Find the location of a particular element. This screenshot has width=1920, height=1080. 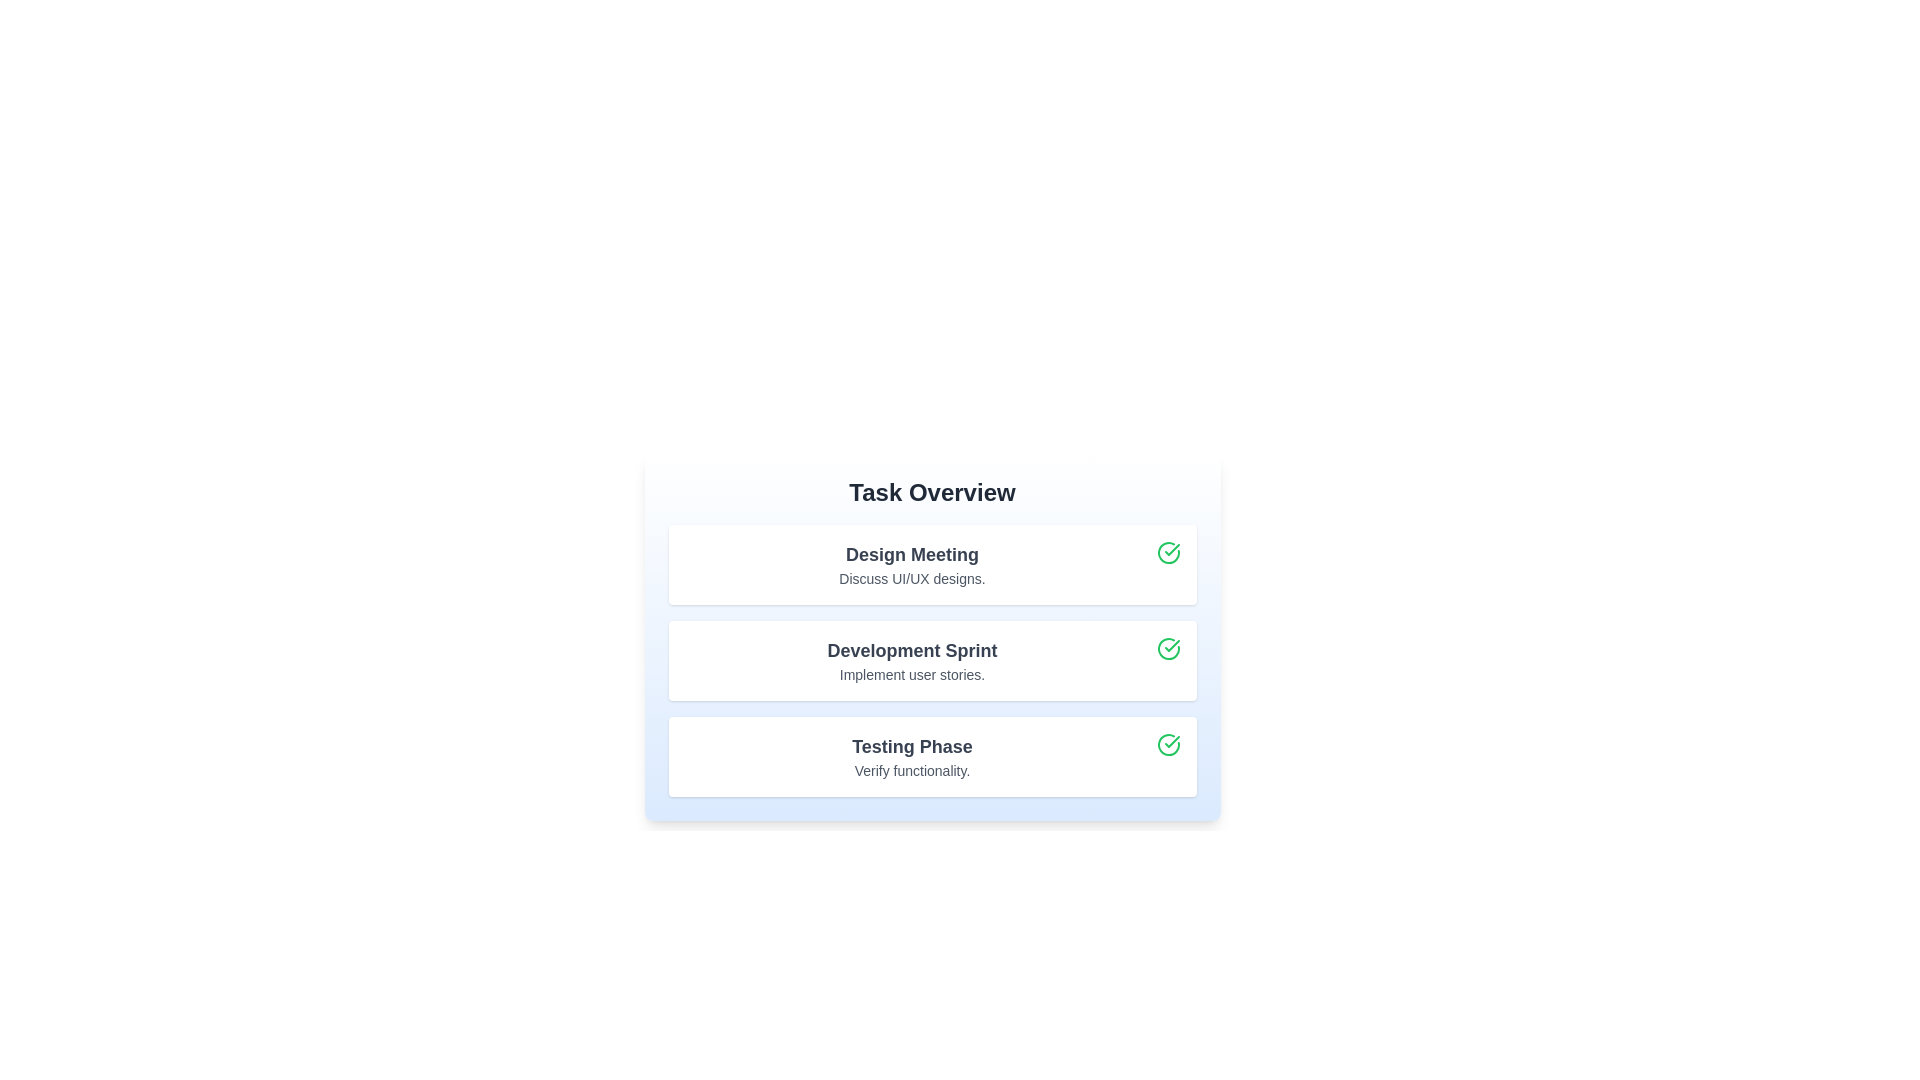

the check icon to mark the task 'Design Meeting' as completed is located at coordinates (1168, 552).